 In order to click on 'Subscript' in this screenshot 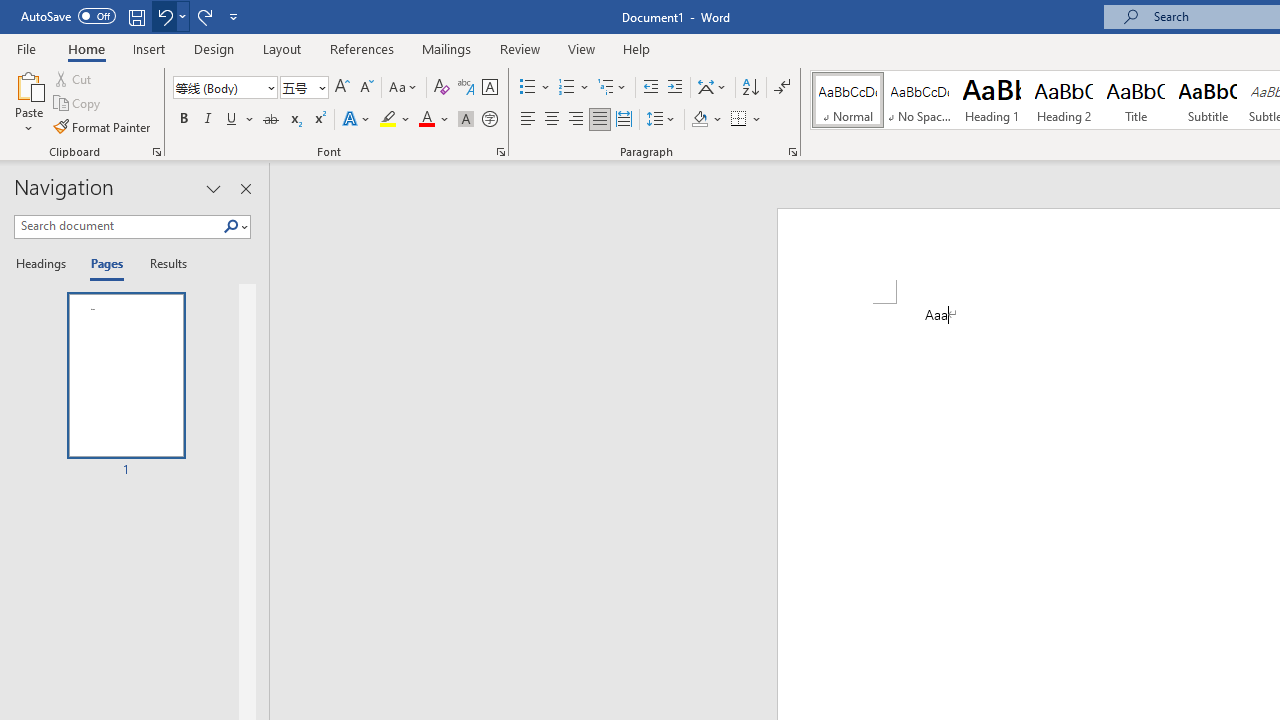, I will do `click(294, 119)`.